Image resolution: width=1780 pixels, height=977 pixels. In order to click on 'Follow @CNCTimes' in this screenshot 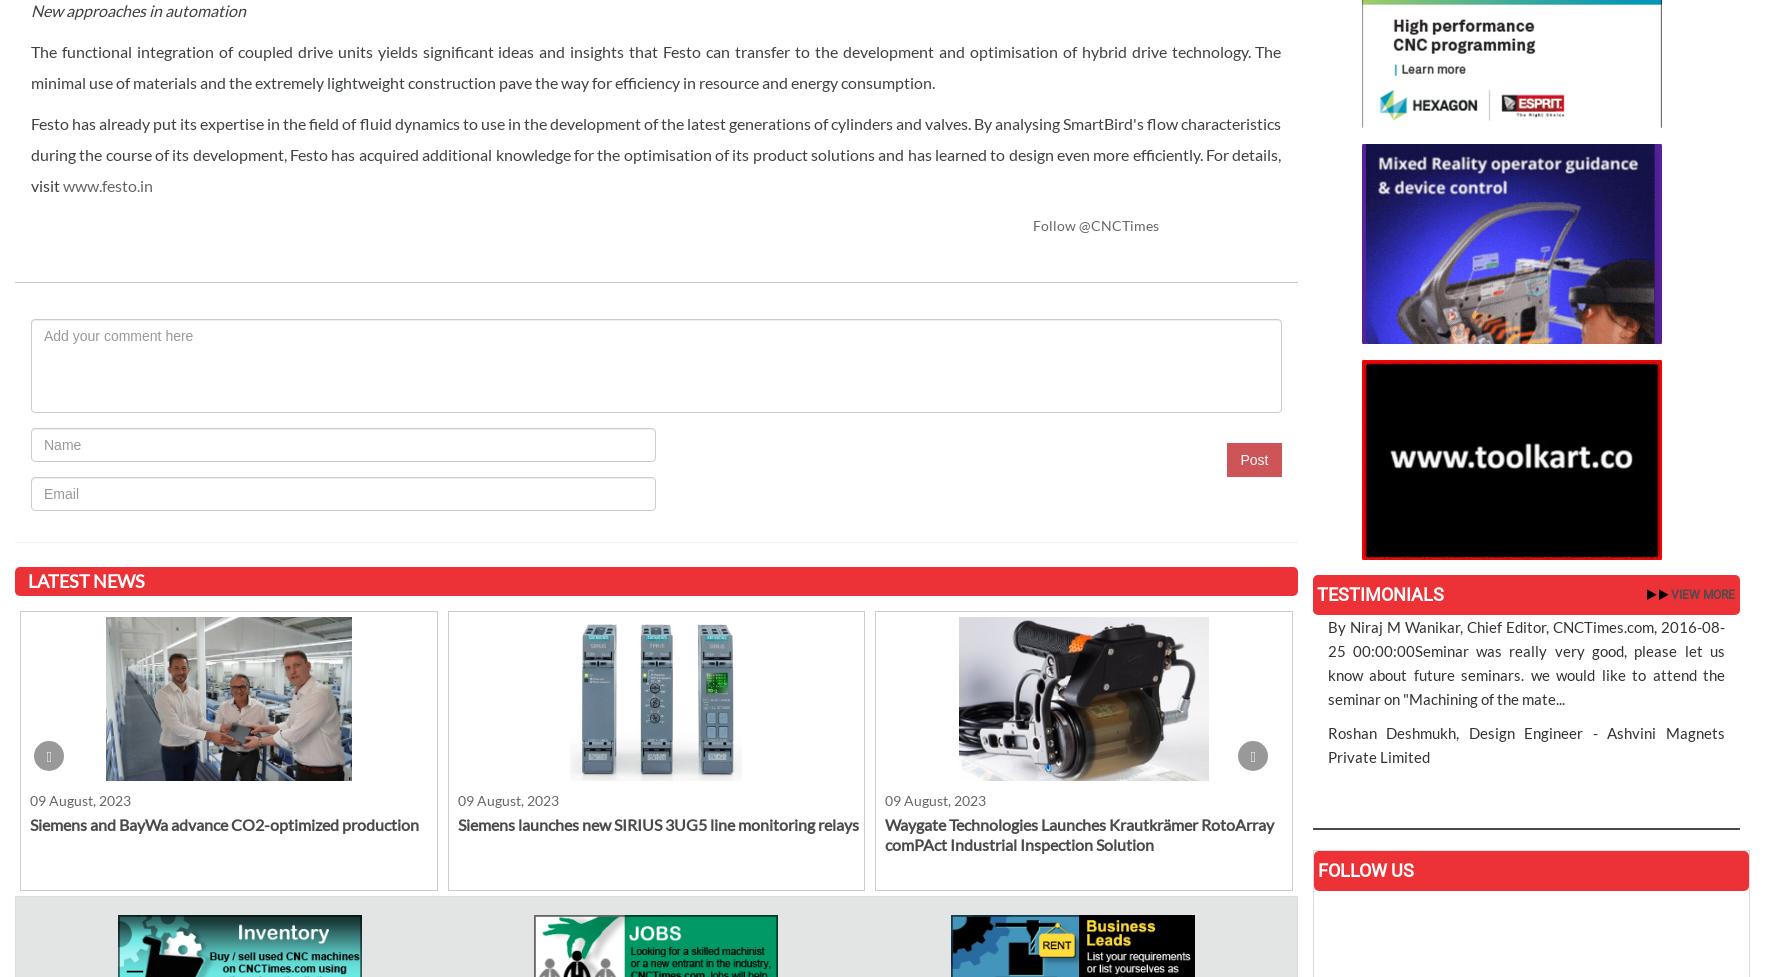, I will do `click(1095, 223)`.